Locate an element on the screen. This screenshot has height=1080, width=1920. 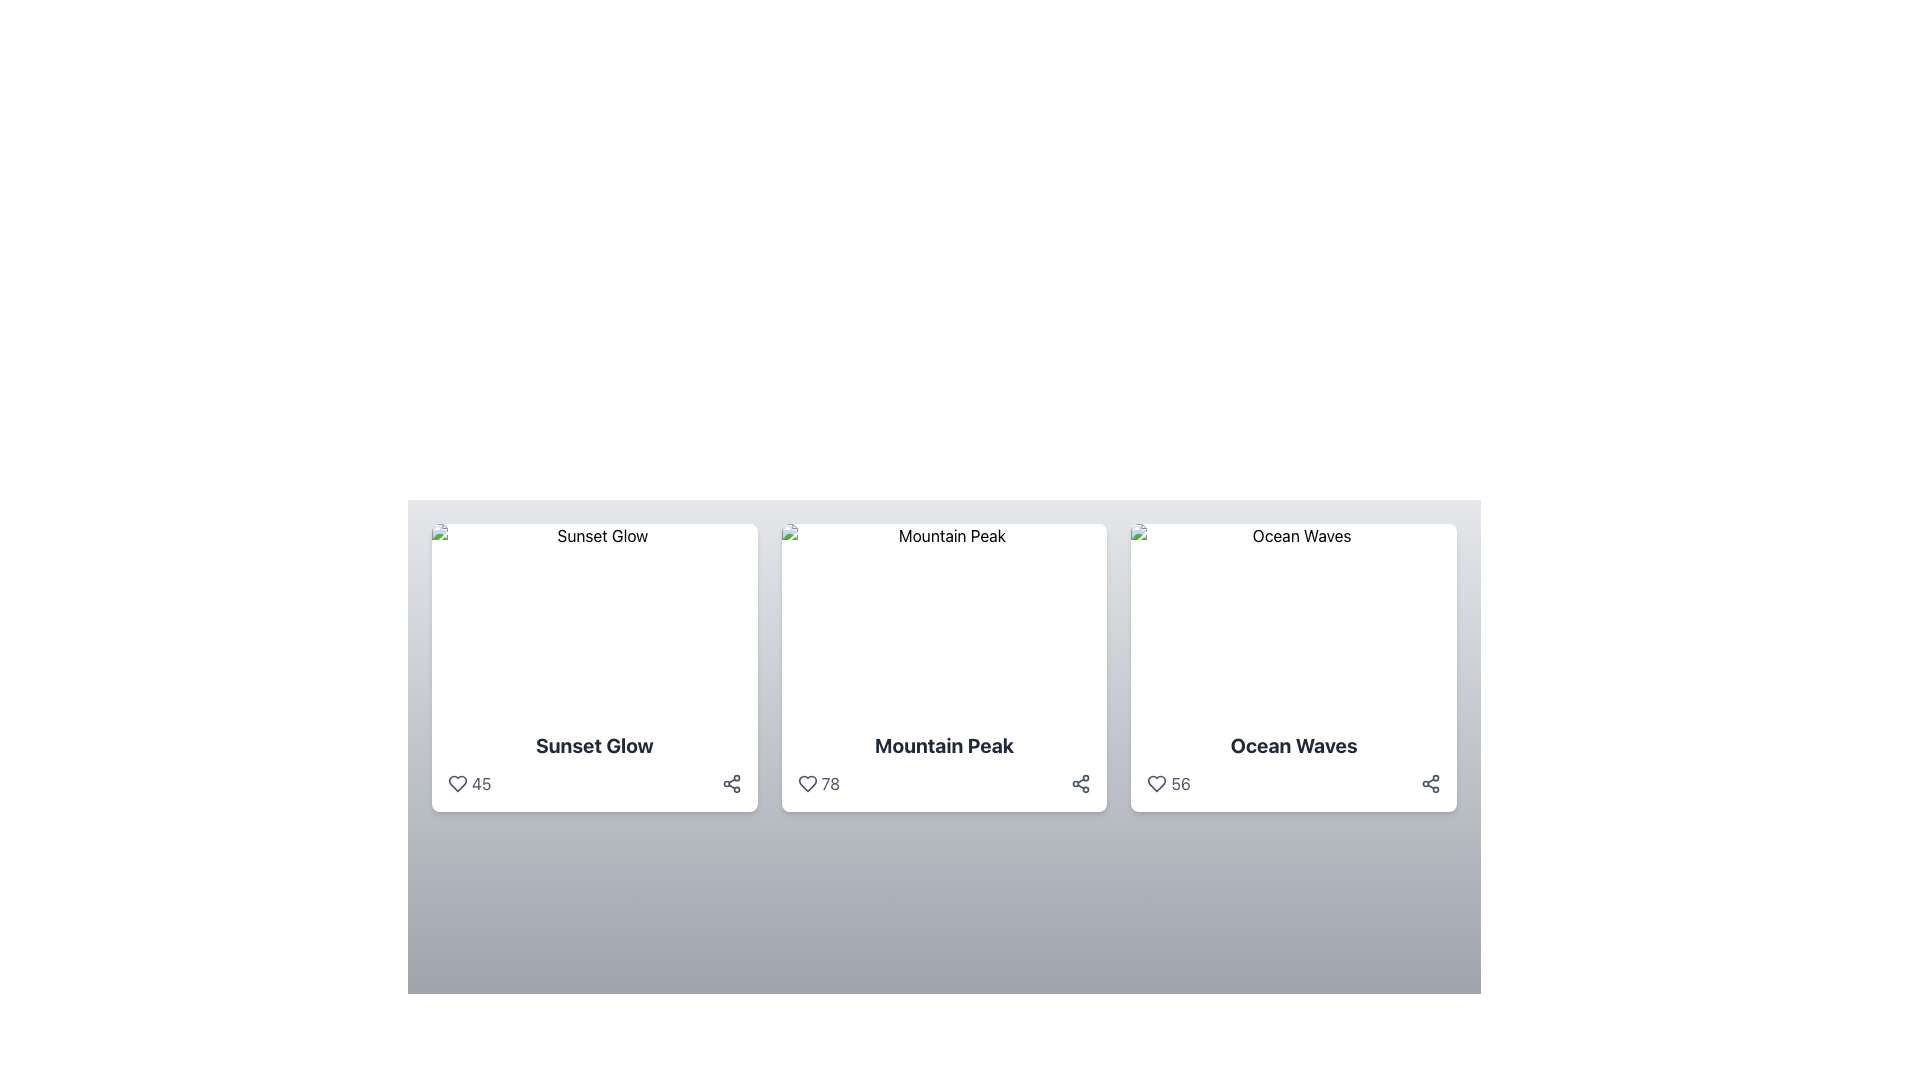
the heart-shaped icon representing the 'like' button located at the bottom-left corner of the 'Sunset Glow' card to like the content is located at coordinates (456, 782).